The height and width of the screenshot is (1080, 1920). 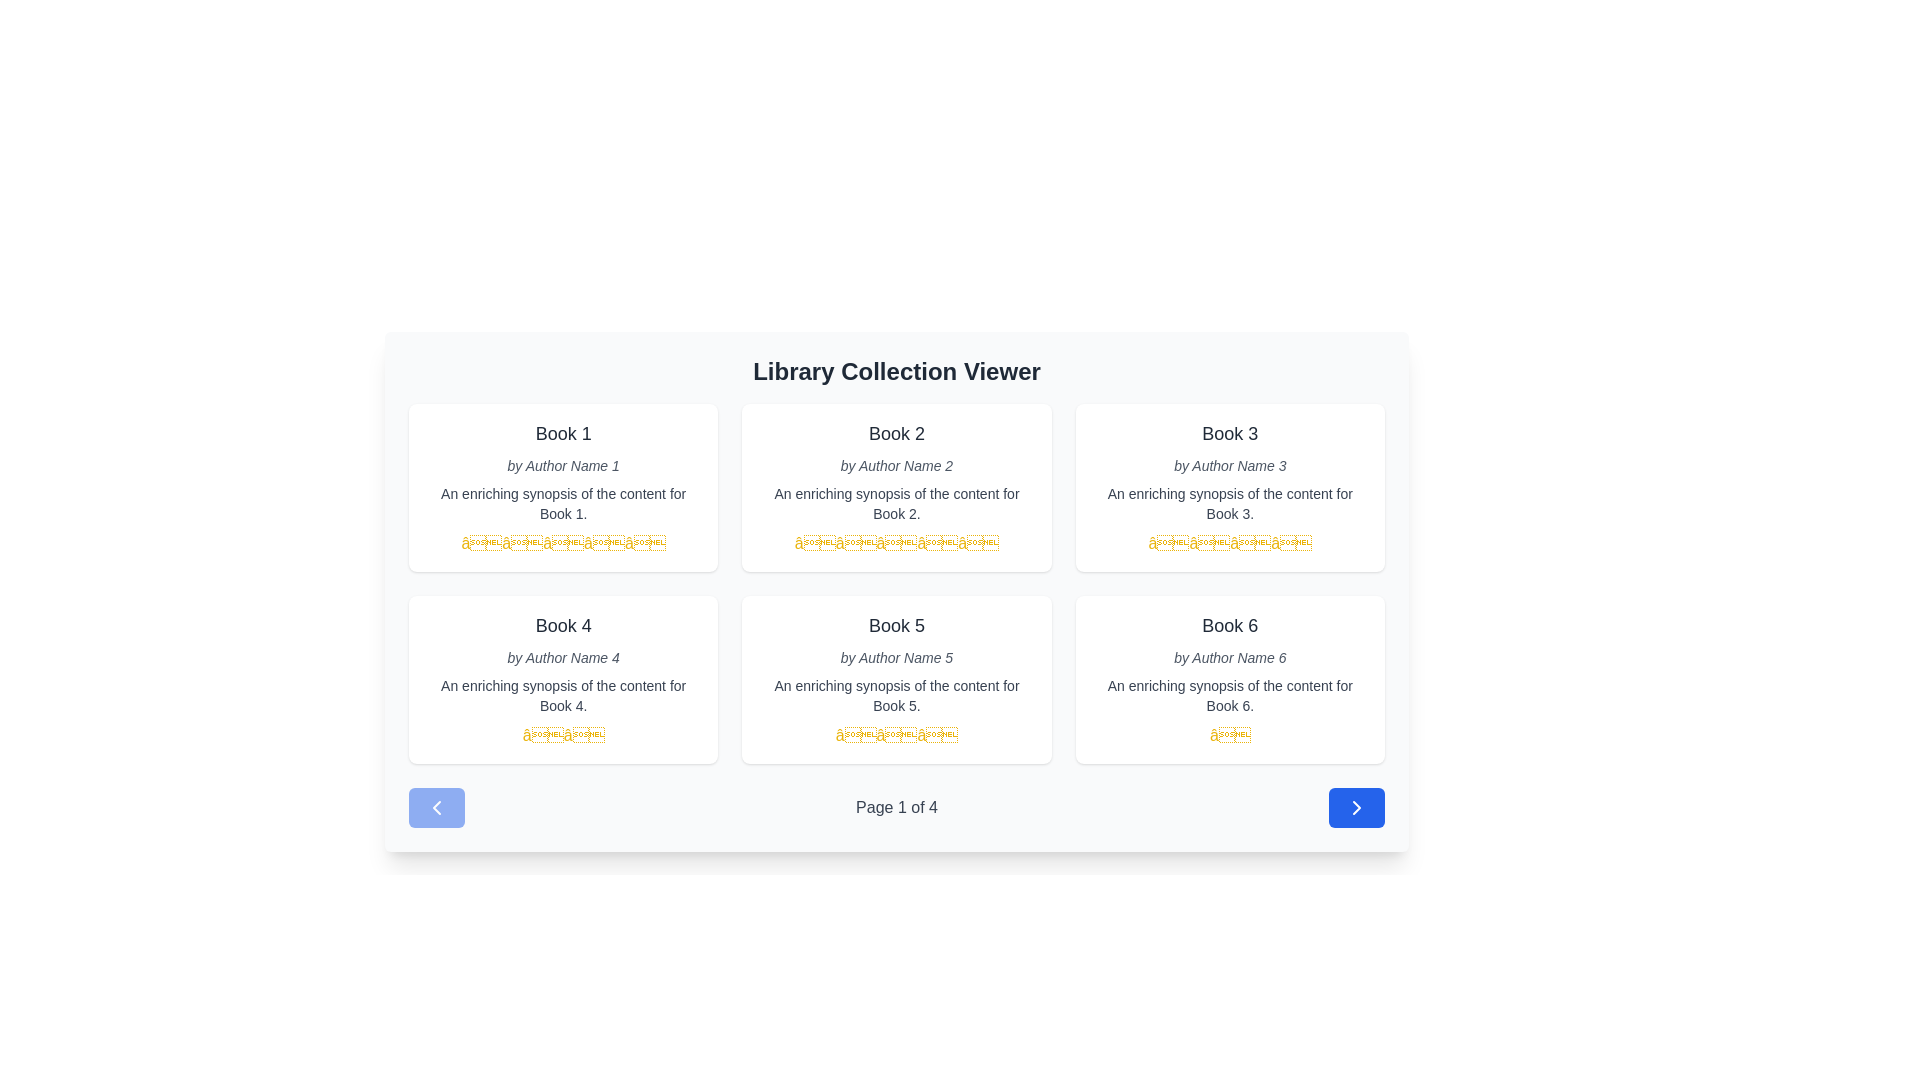 What do you see at coordinates (1208, 543) in the screenshot?
I see `the active yellow star icon, which is the second in a series of four stars under the 'Book 3' card in the top-right corner of the grid layout` at bounding box center [1208, 543].